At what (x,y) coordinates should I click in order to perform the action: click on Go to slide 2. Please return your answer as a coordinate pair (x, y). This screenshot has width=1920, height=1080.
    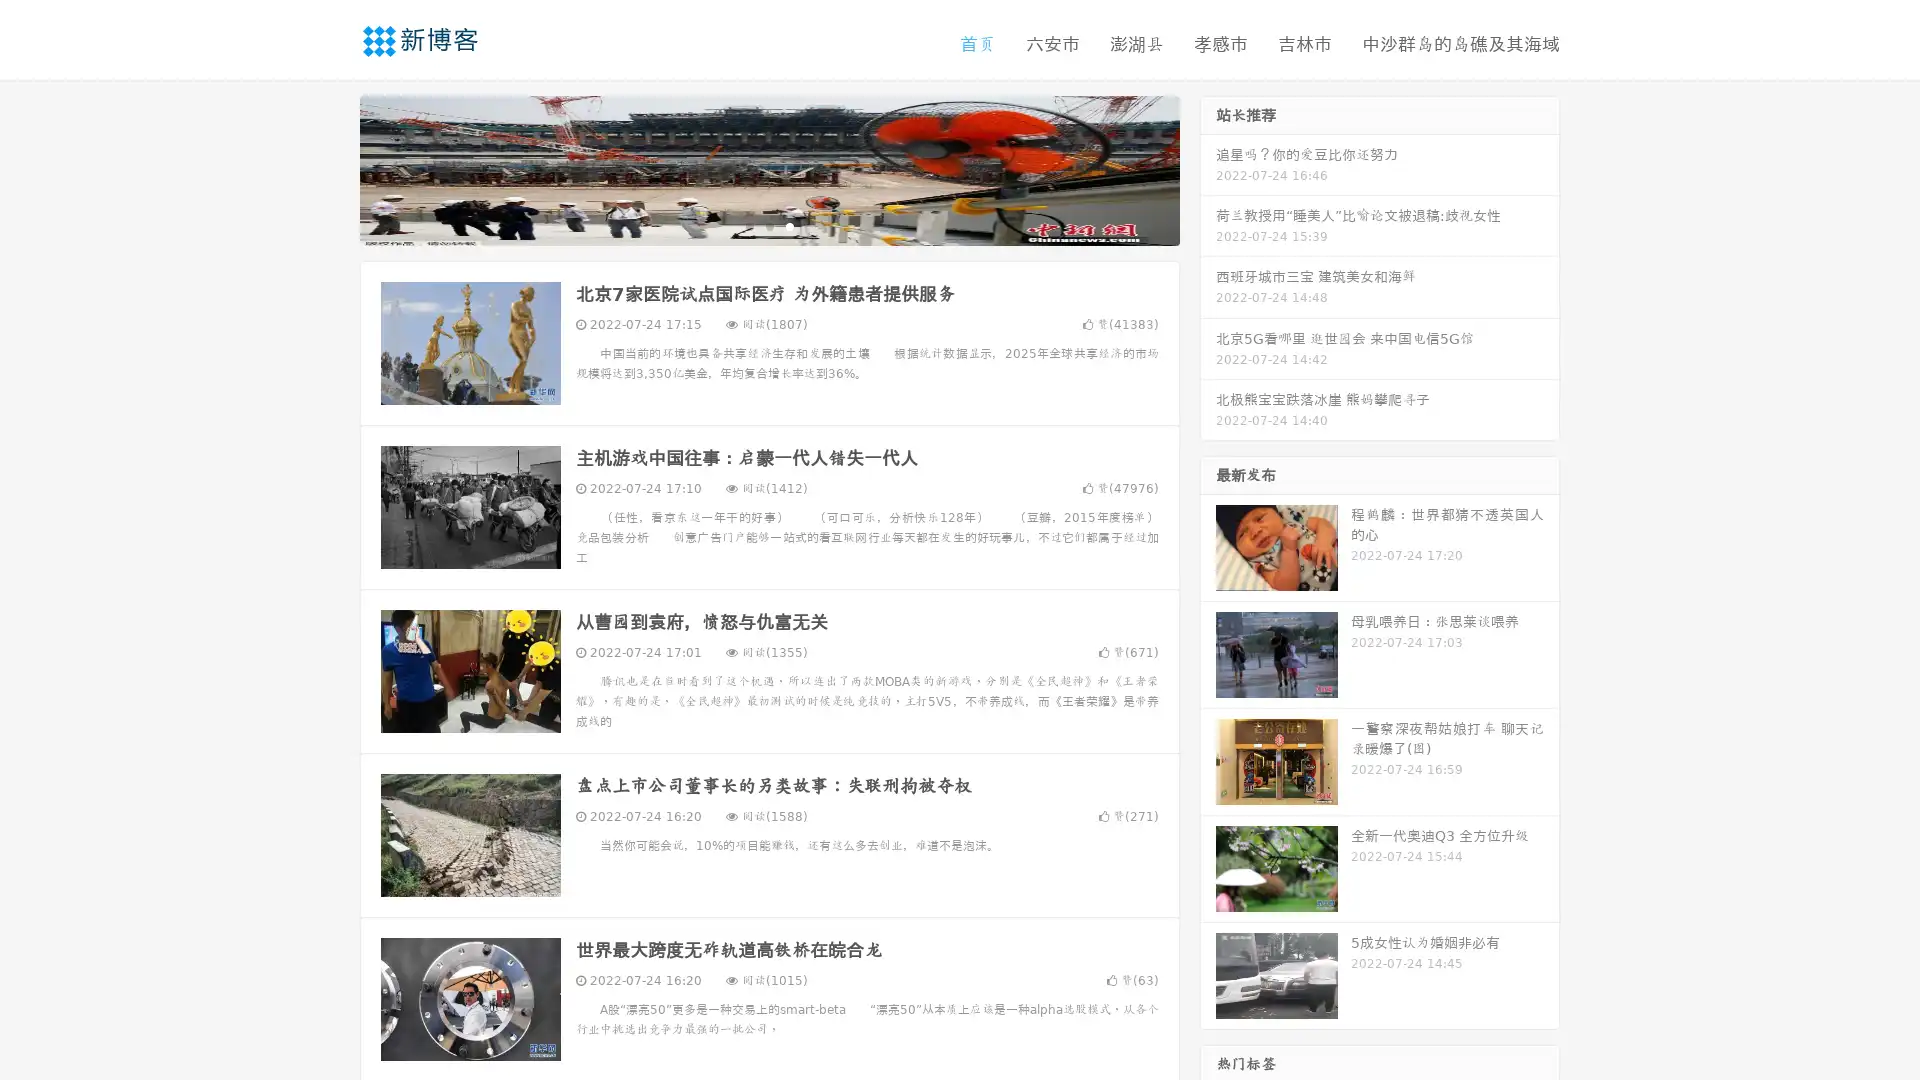
    Looking at the image, I should click on (768, 225).